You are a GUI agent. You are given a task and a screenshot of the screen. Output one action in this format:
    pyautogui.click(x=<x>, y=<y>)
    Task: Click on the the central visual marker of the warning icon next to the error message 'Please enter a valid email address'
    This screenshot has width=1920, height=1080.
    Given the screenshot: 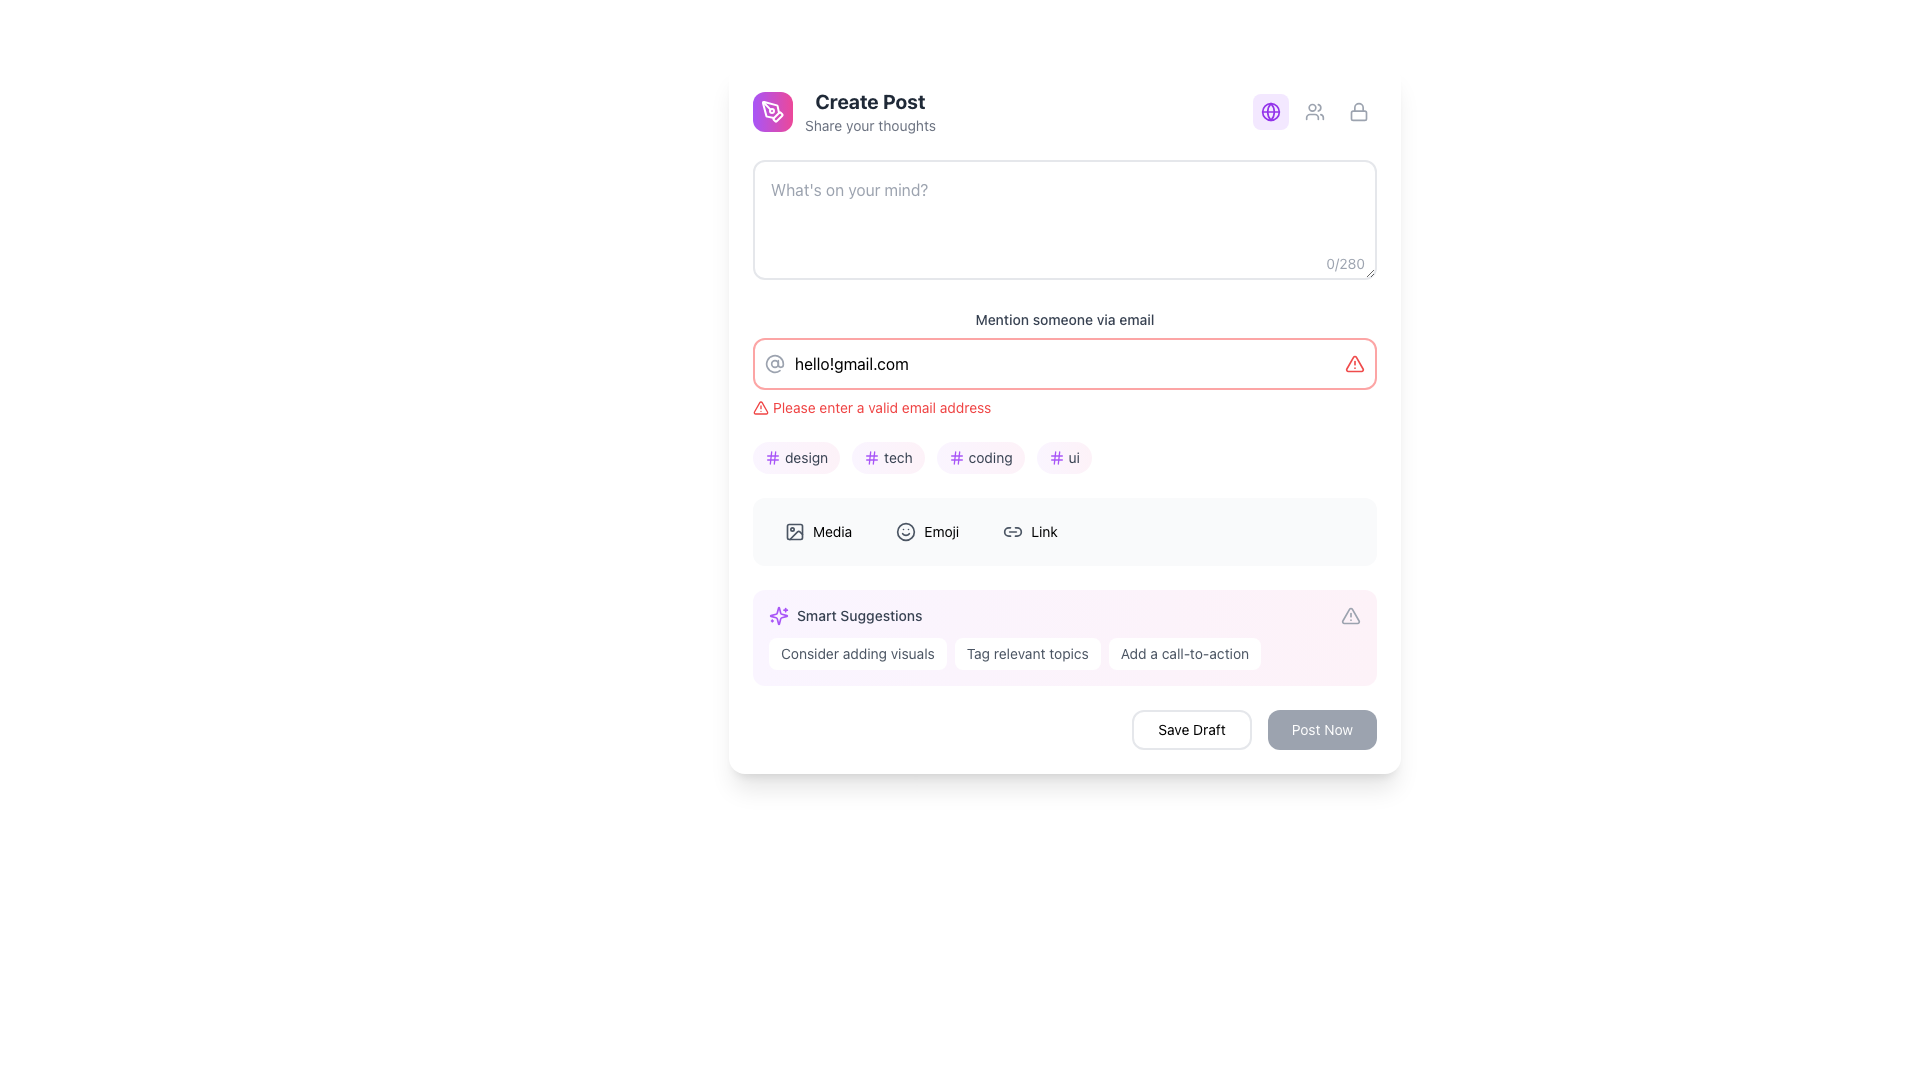 What is the action you would take?
    pyautogui.click(x=1350, y=615)
    